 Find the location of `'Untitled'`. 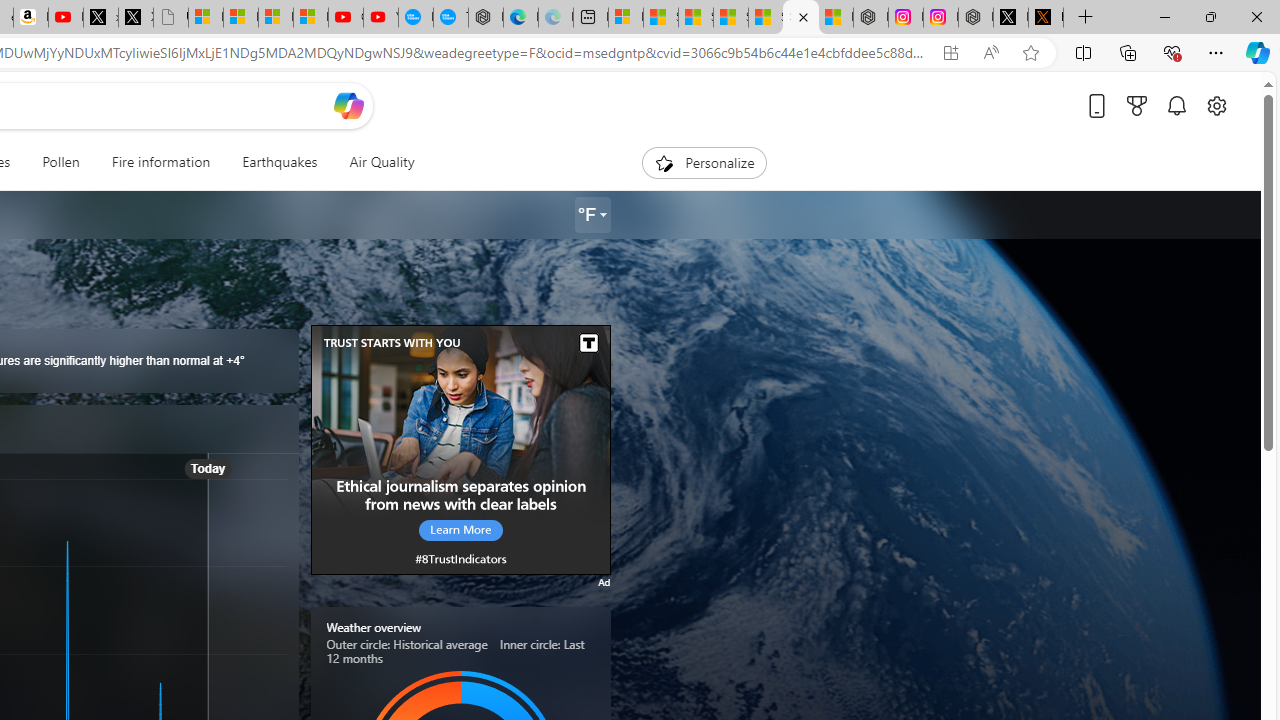

'Untitled' is located at coordinates (170, 17).